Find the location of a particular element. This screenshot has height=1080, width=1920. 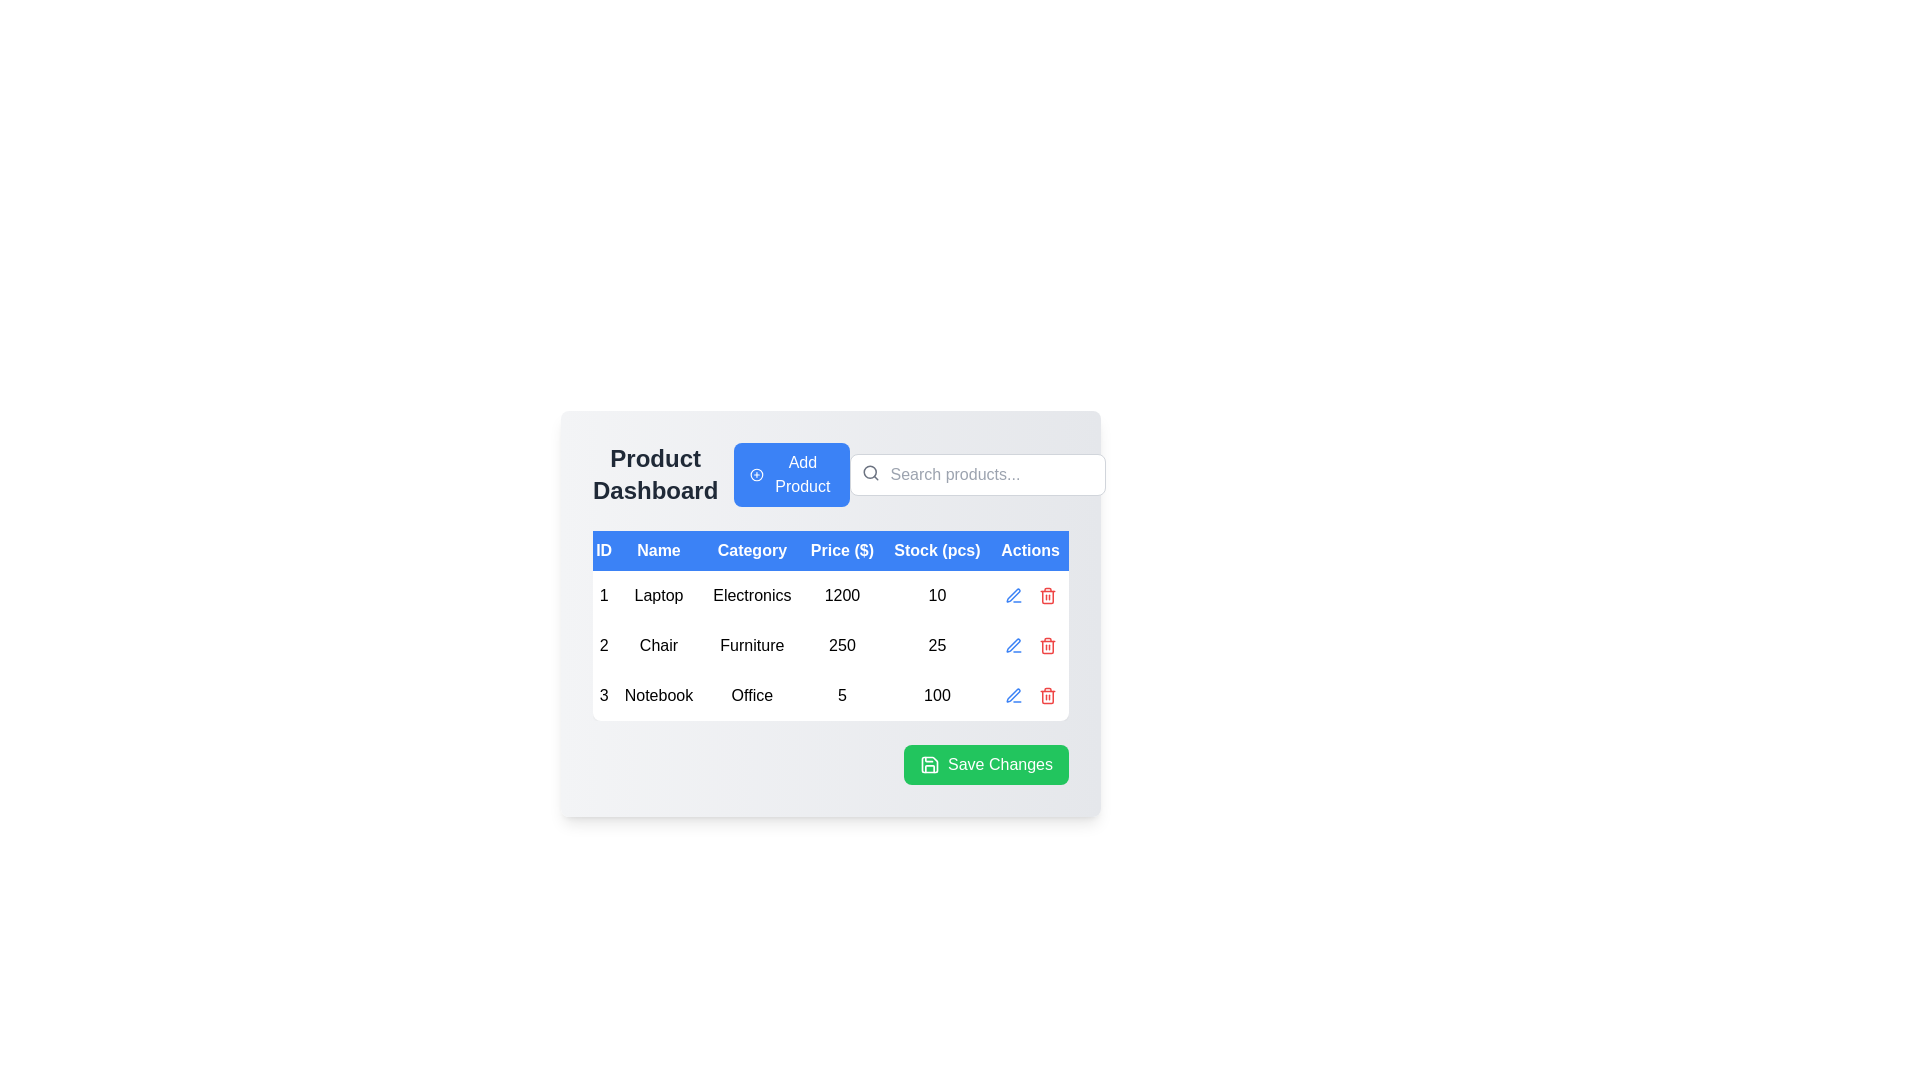

text from the table header cell labeled 'Category', which is the third column header located between 'Name' and 'Price ($)' is located at coordinates (751, 551).